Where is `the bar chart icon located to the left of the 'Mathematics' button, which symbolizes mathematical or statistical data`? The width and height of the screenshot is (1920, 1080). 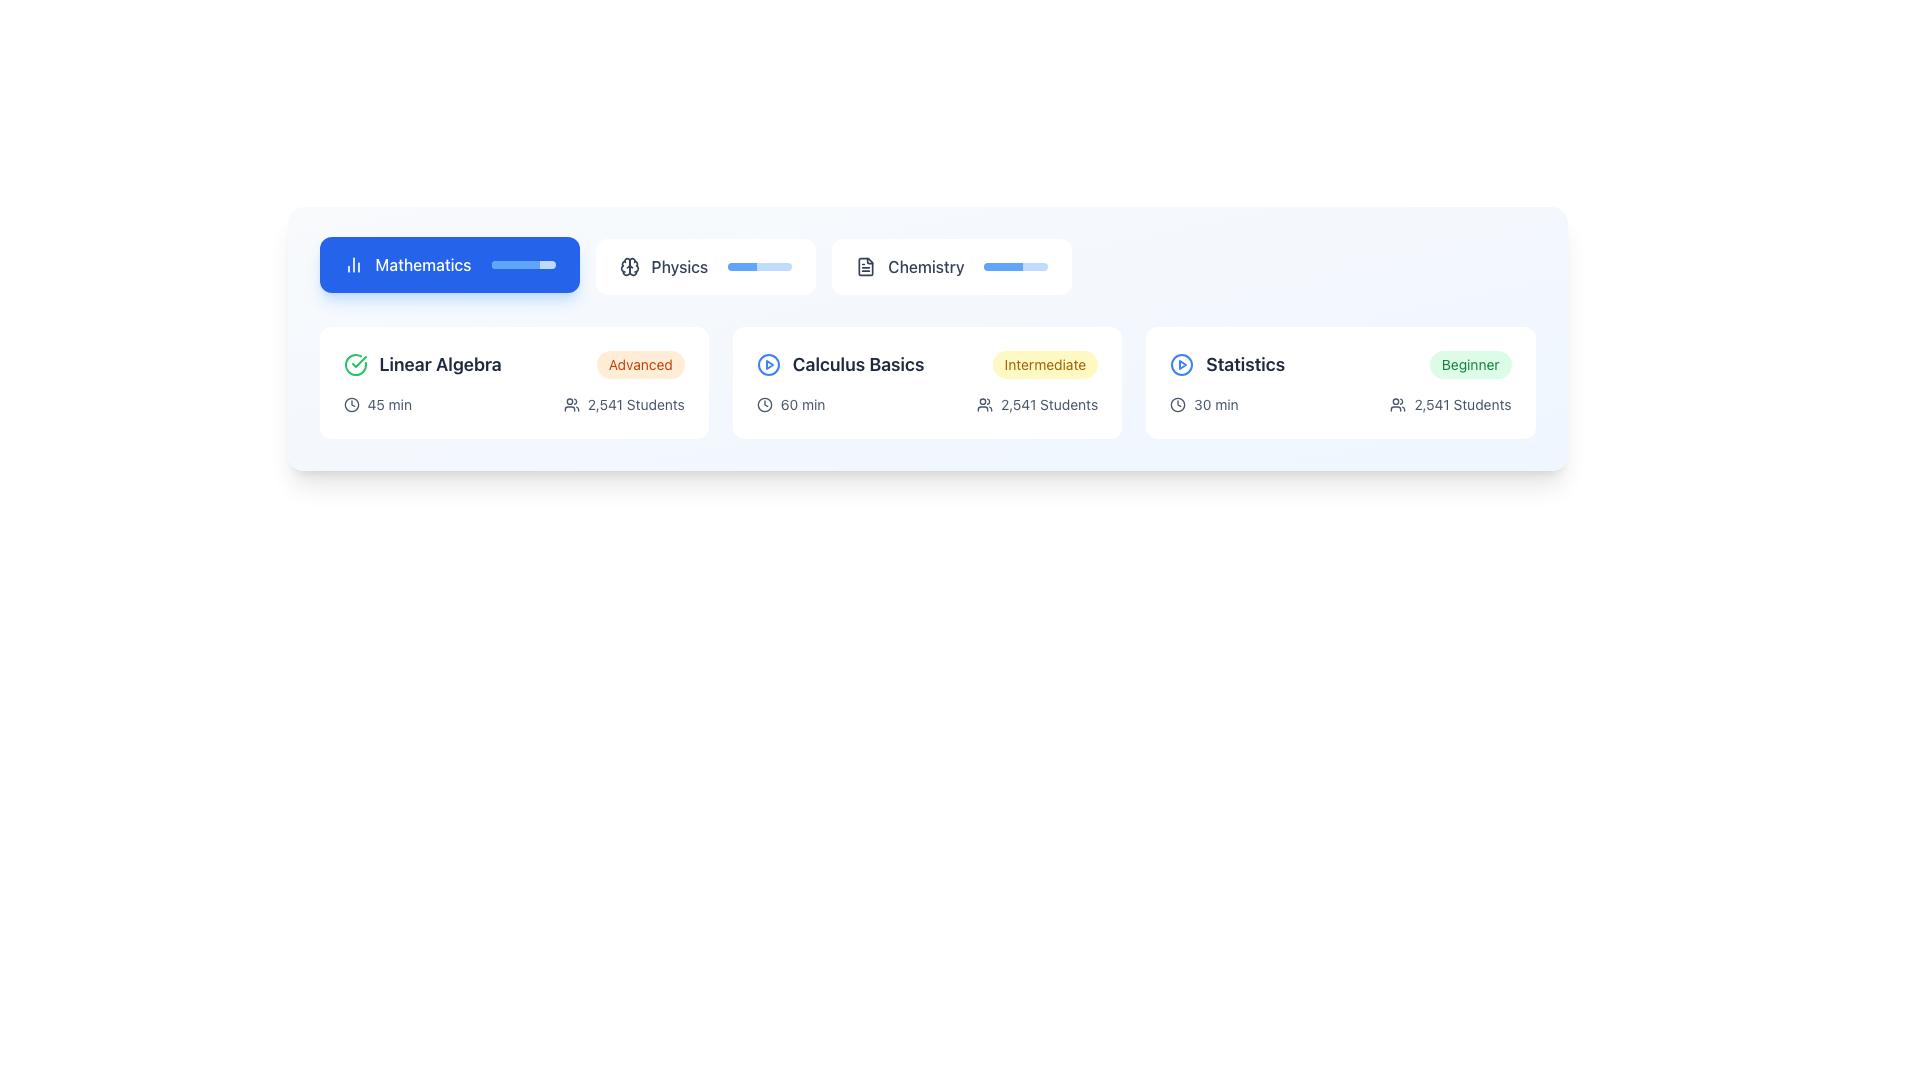
the bar chart icon located to the left of the 'Mathematics' button, which symbolizes mathematical or statistical data is located at coordinates (353, 264).